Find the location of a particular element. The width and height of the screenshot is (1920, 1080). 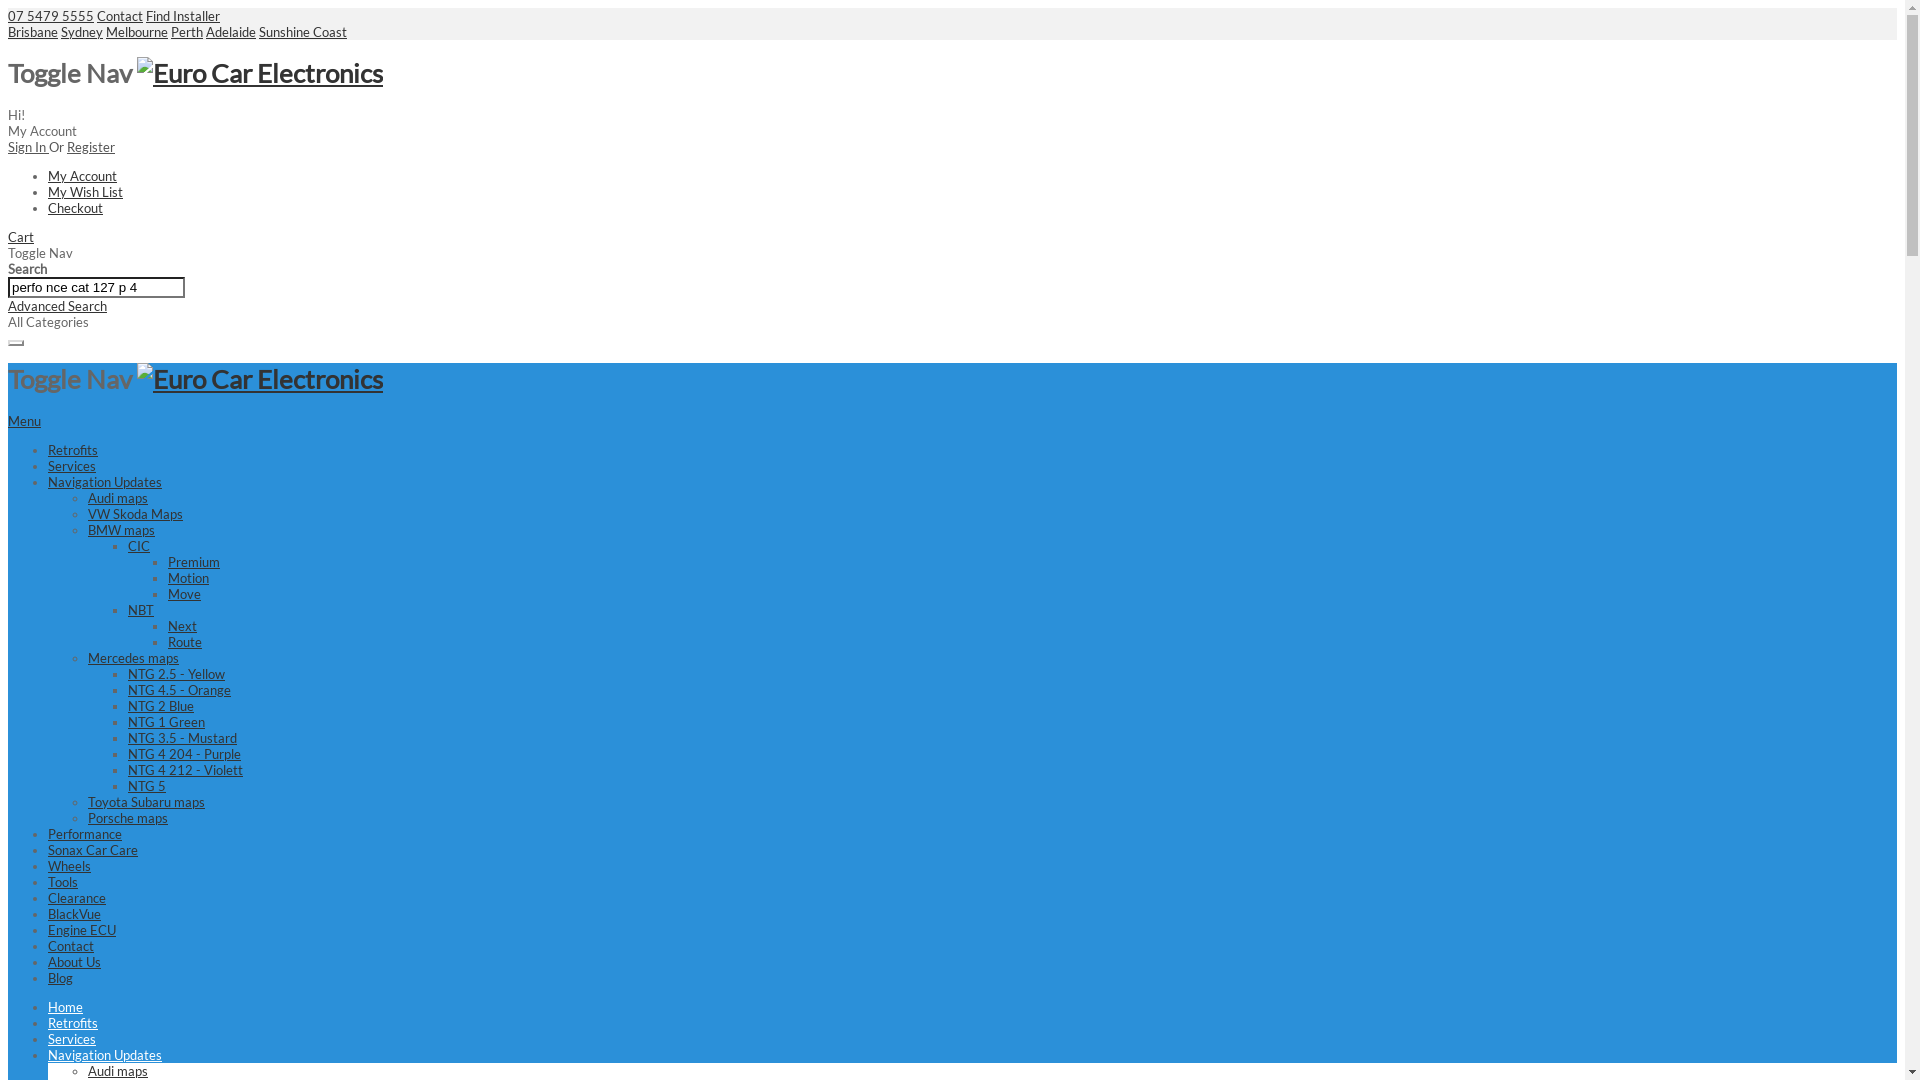

'Services' is located at coordinates (72, 466).